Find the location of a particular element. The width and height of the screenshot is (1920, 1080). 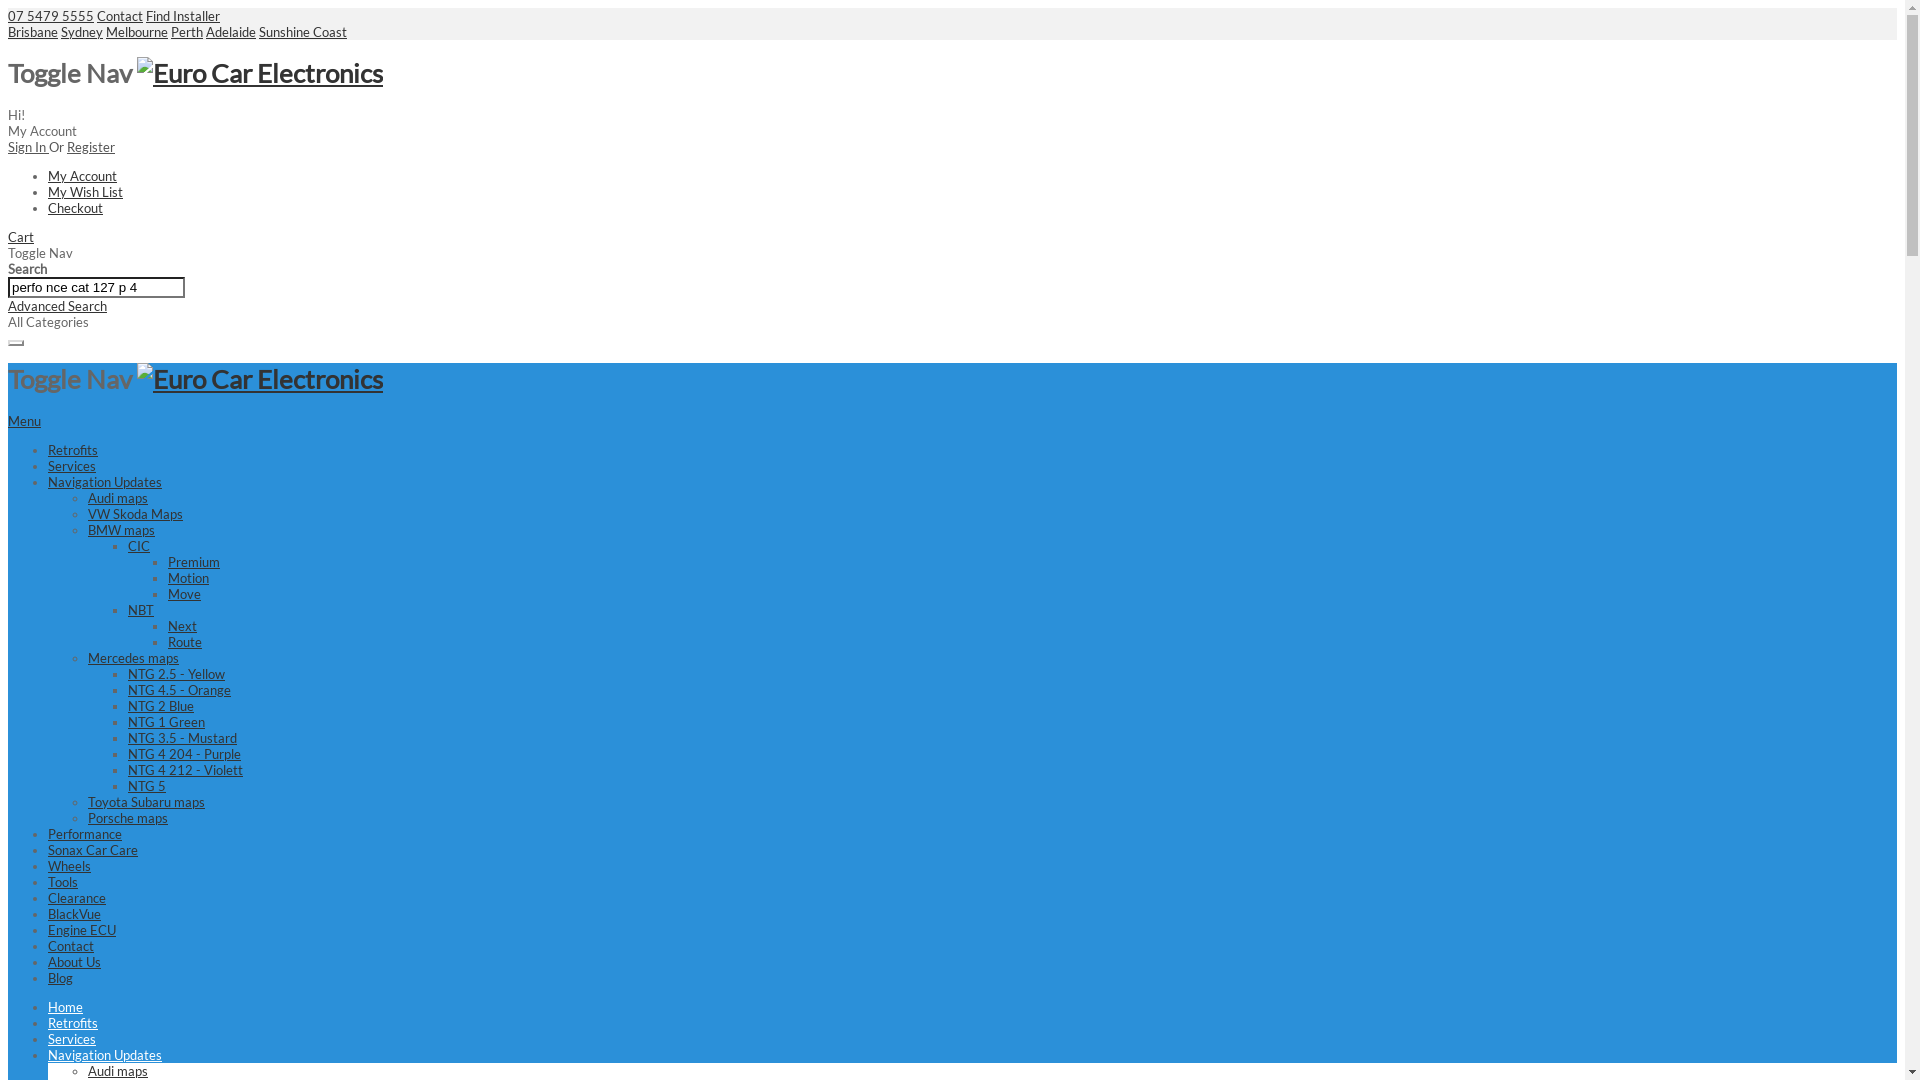

'Services' is located at coordinates (72, 466).